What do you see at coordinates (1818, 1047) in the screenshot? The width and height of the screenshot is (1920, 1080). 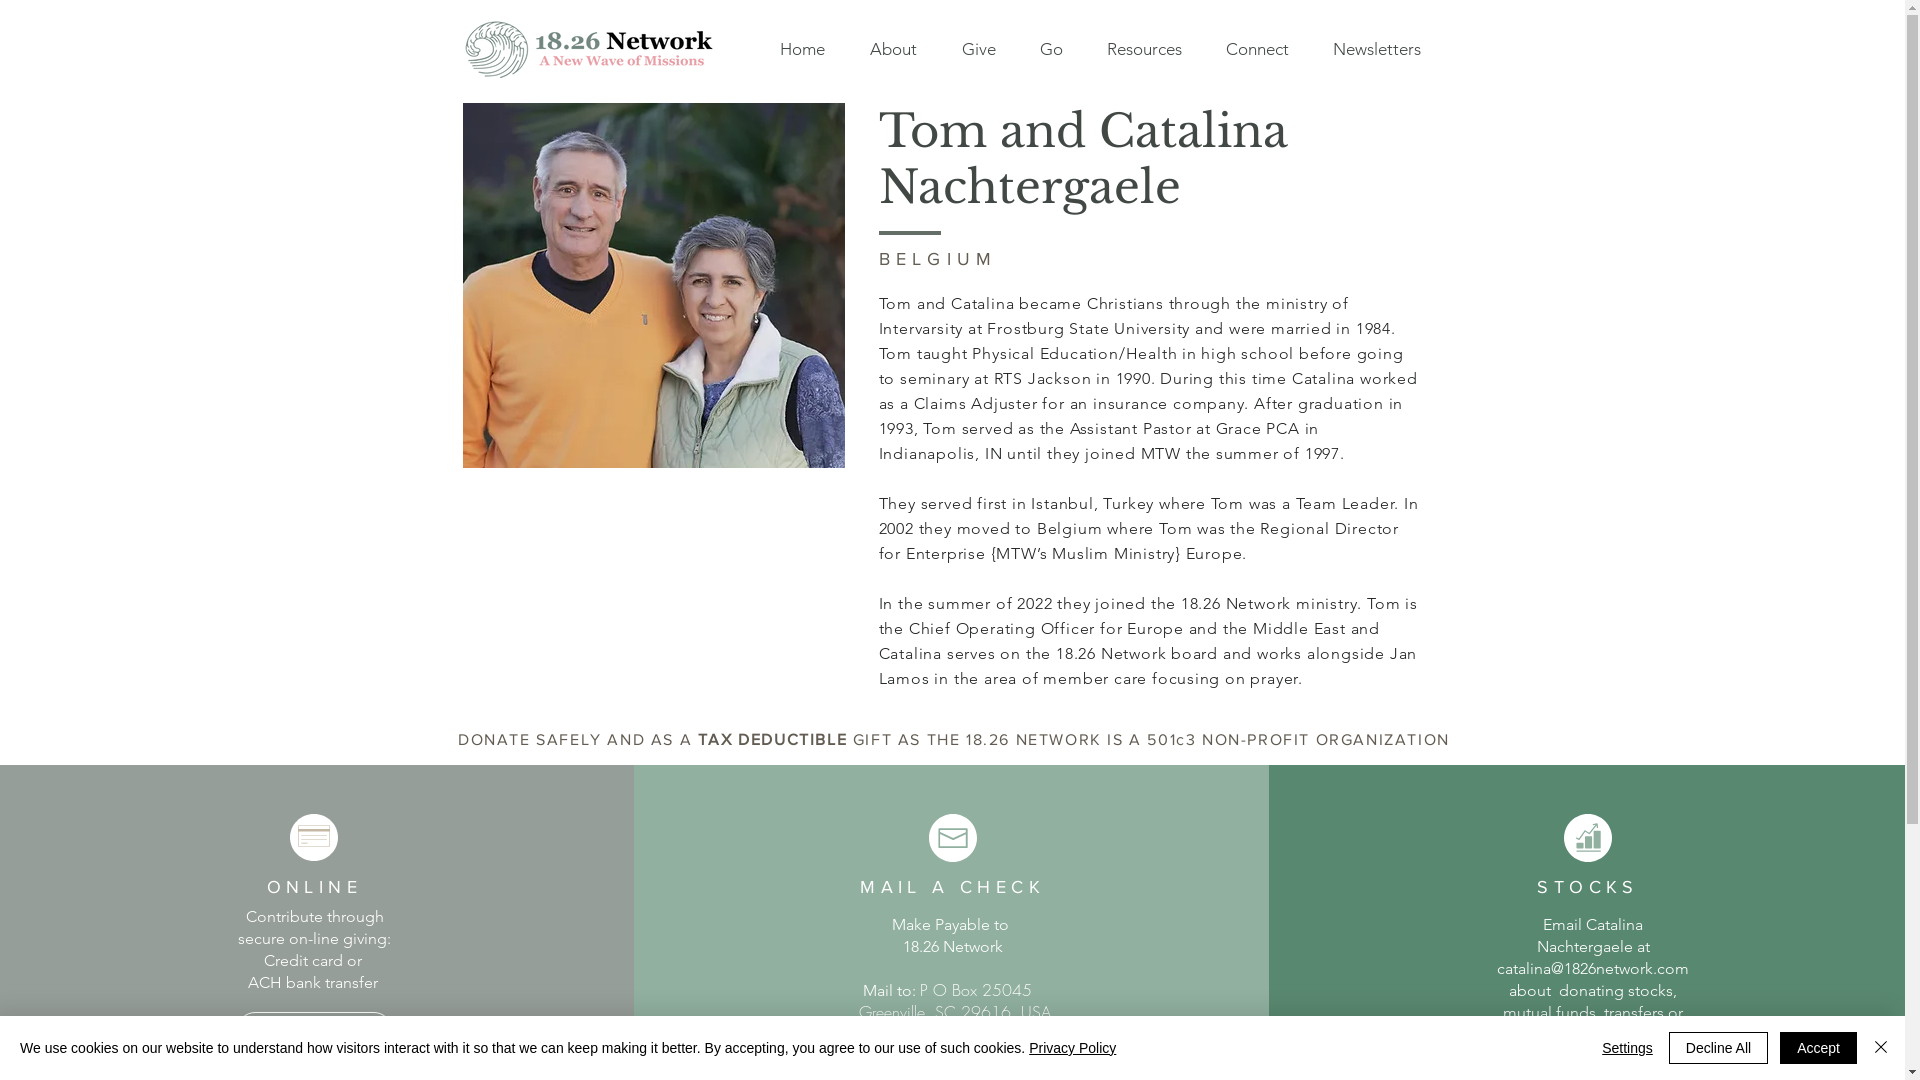 I see `'Accept'` at bounding box center [1818, 1047].